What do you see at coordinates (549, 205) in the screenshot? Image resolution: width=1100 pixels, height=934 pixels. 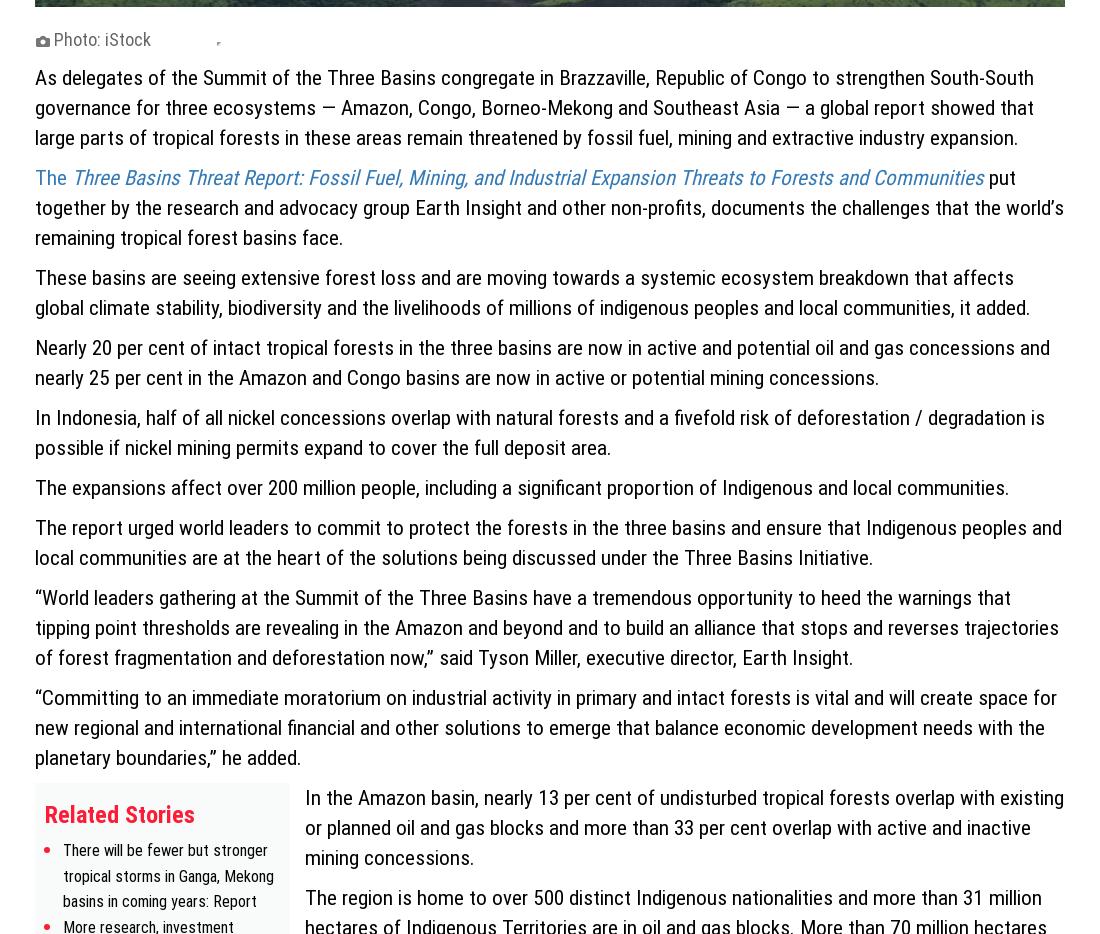 I see `'put together by the research and advocacy group Earth Insight and other non-profits, documents the challenges that the world’s remaining tropical forest basins face.'` at bounding box center [549, 205].